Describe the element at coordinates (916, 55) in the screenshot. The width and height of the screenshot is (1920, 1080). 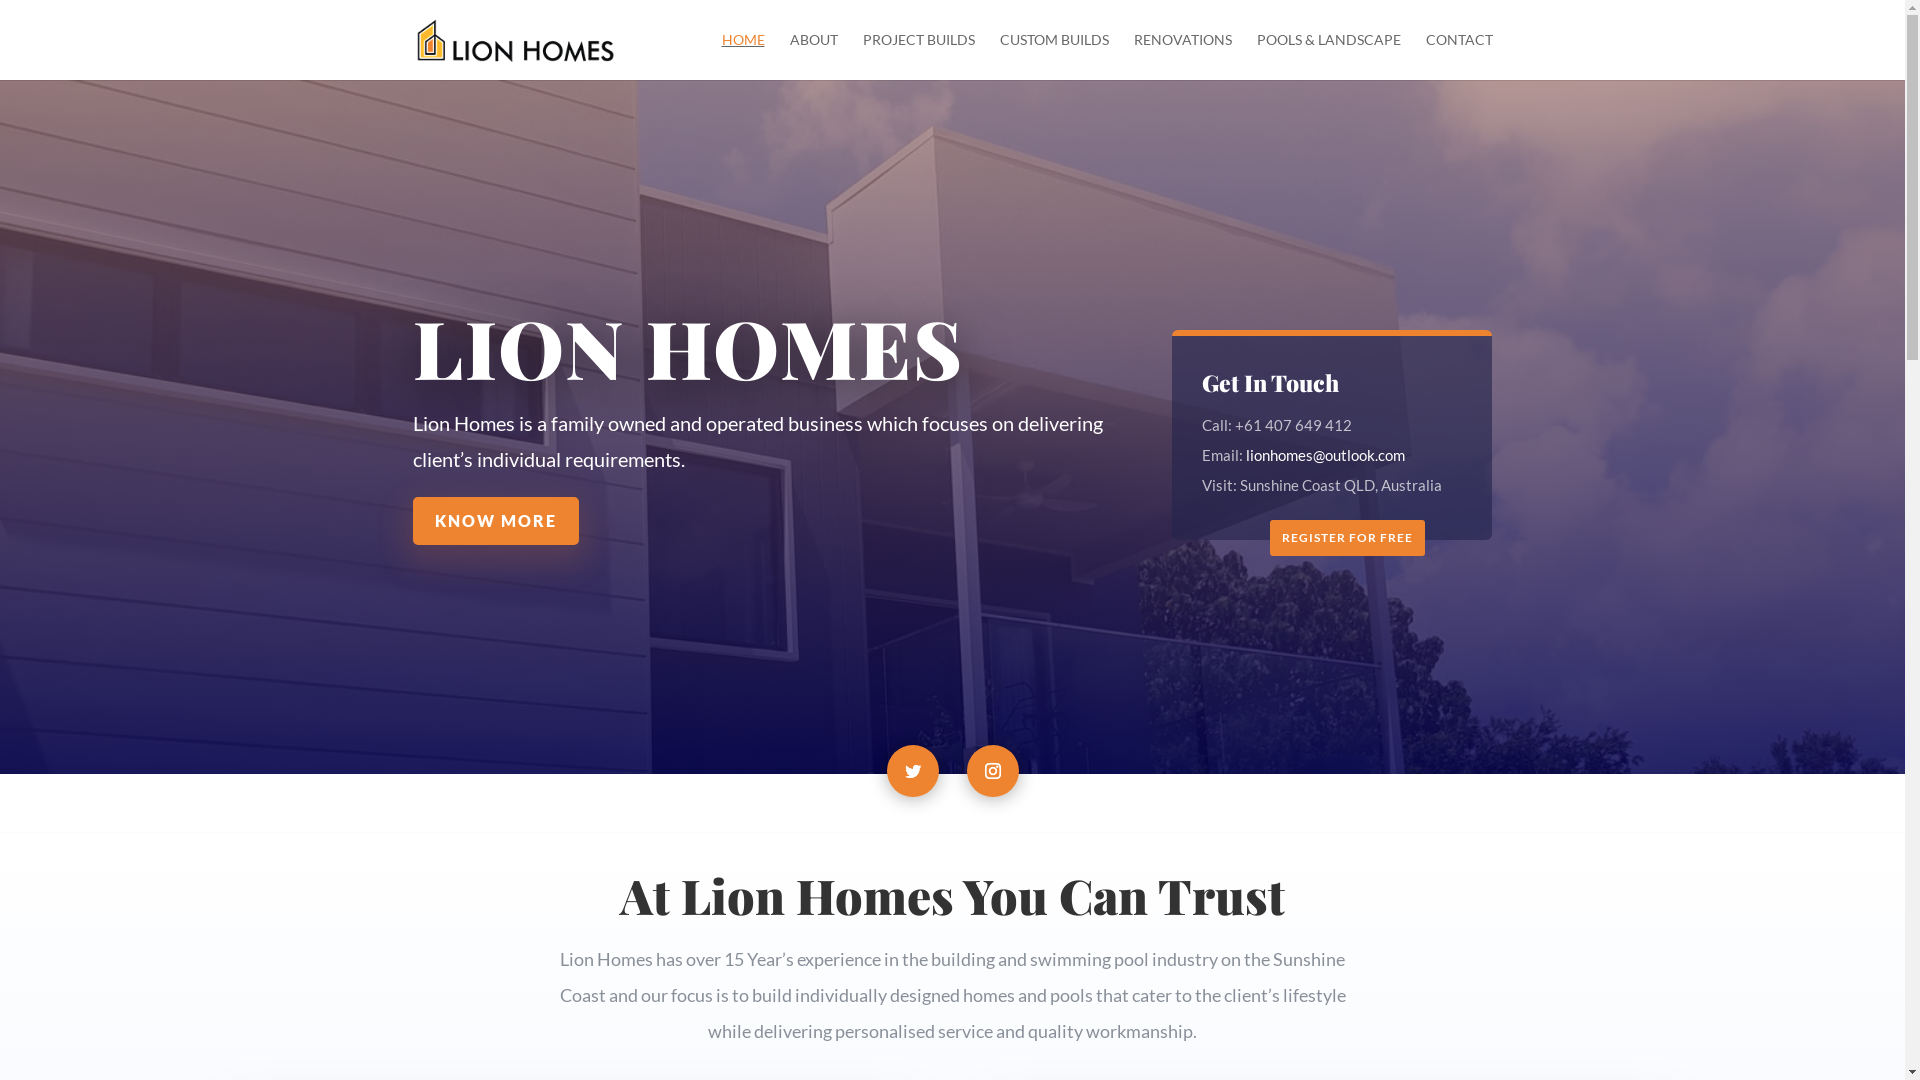
I see `'PROJECT BUILDS'` at that location.